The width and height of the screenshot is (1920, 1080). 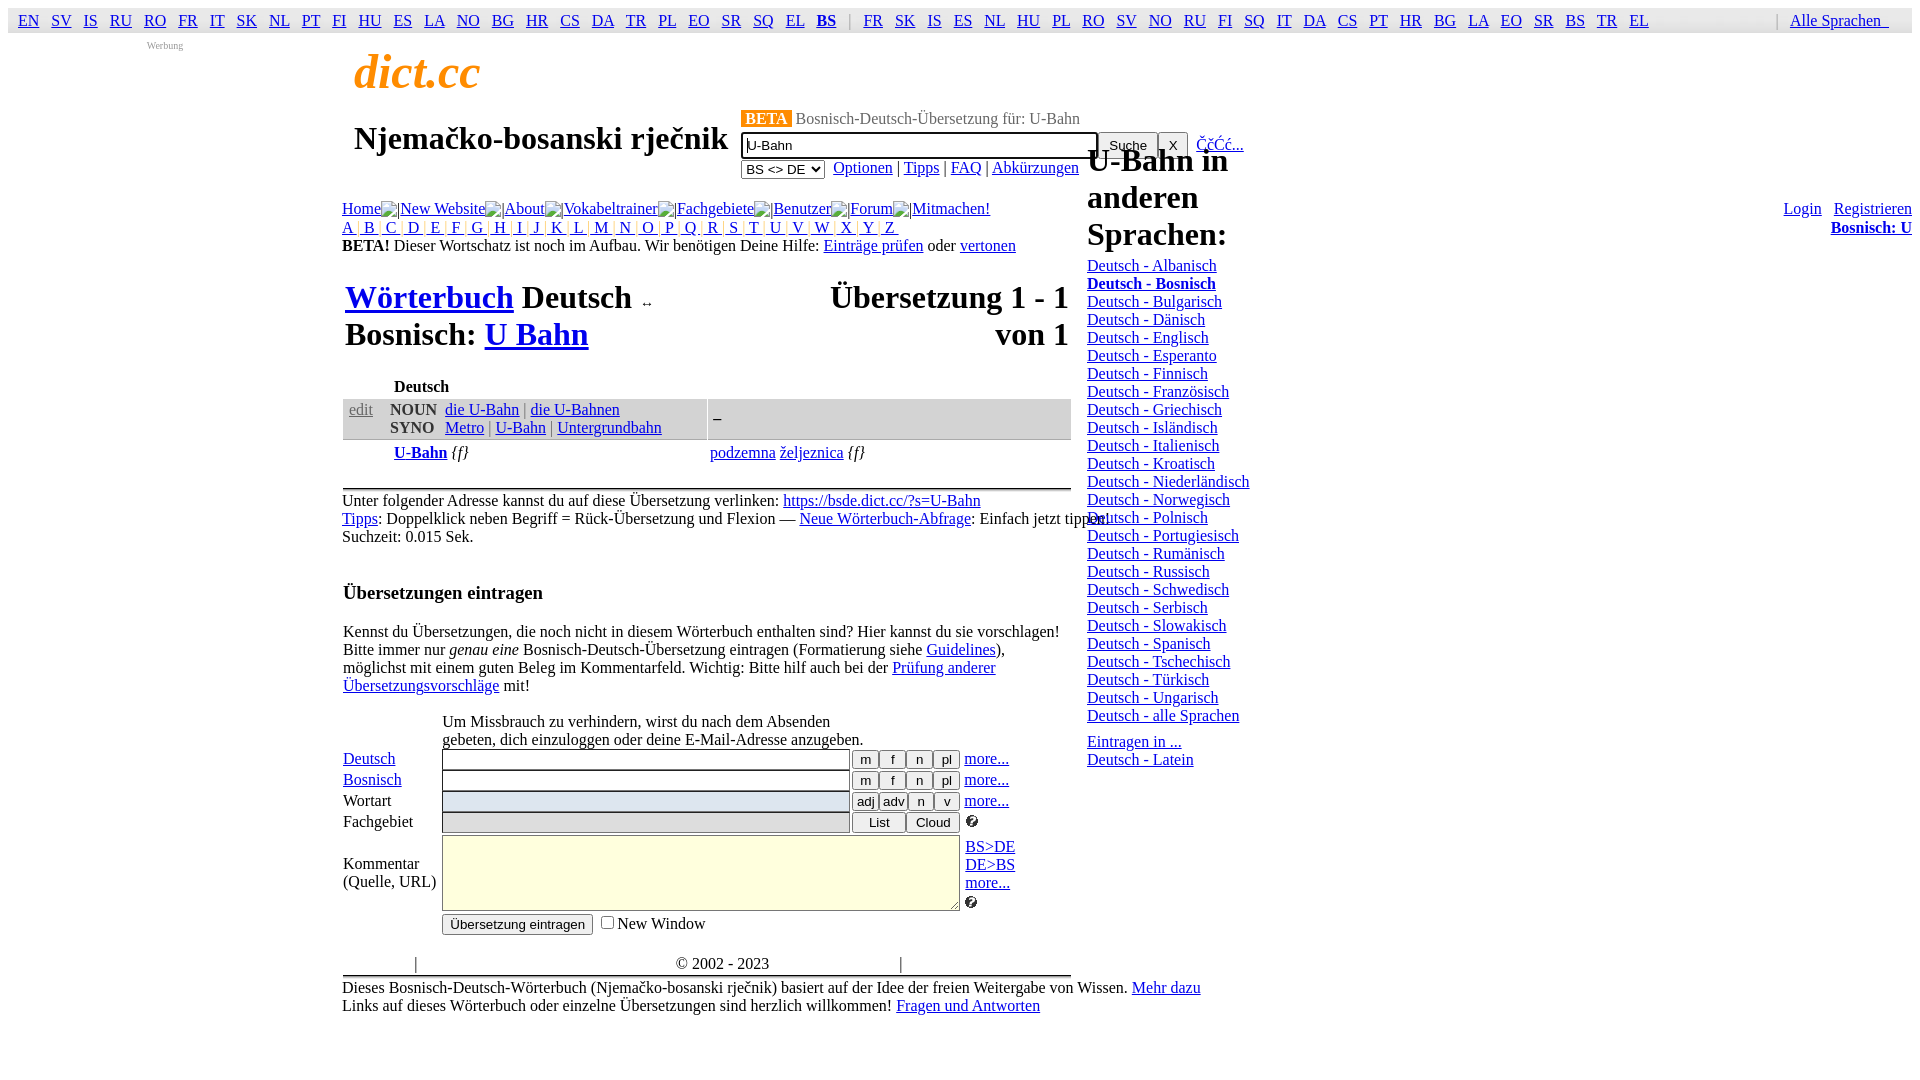 I want to click on 'CS', so click(x=1348, y=20).